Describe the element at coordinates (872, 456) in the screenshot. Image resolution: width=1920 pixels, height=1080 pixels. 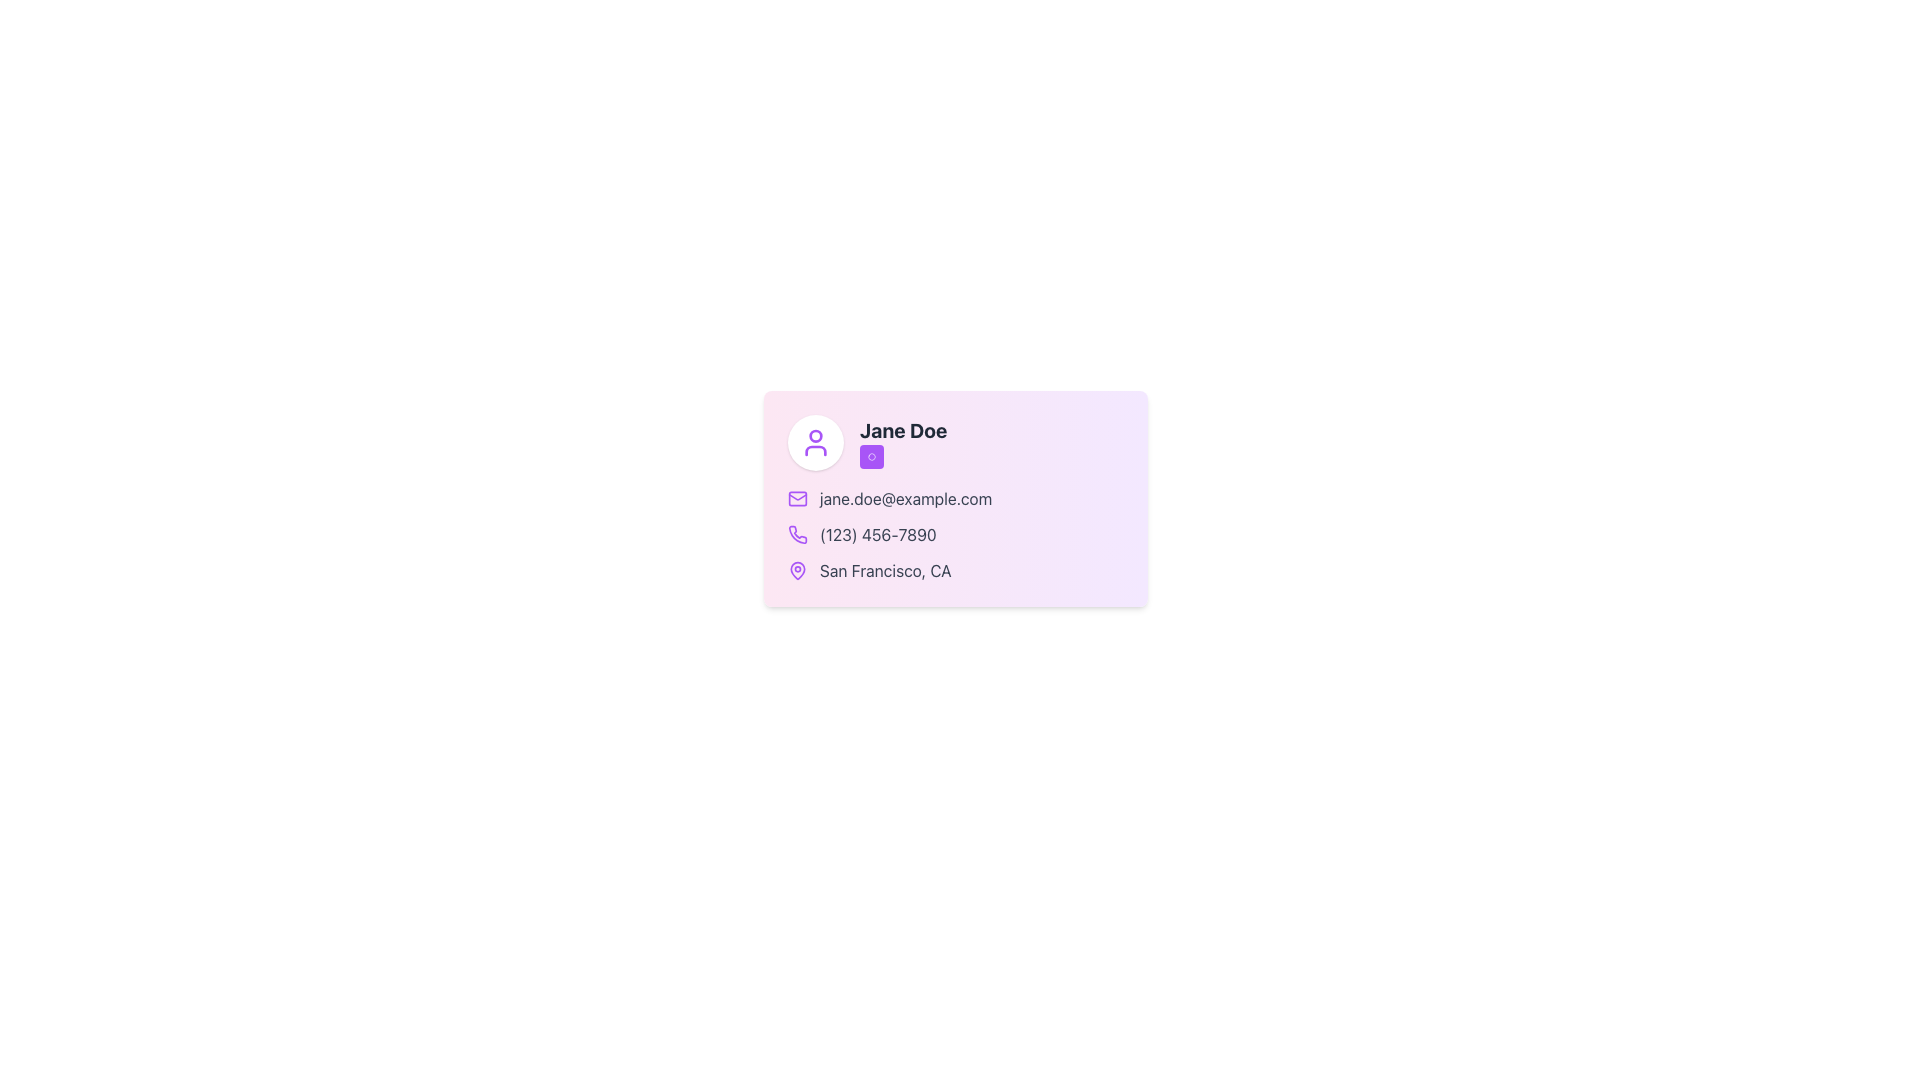
I see `the 'Active' status badge located to the right of 'Jane Doe' in the contact information card` at that location.